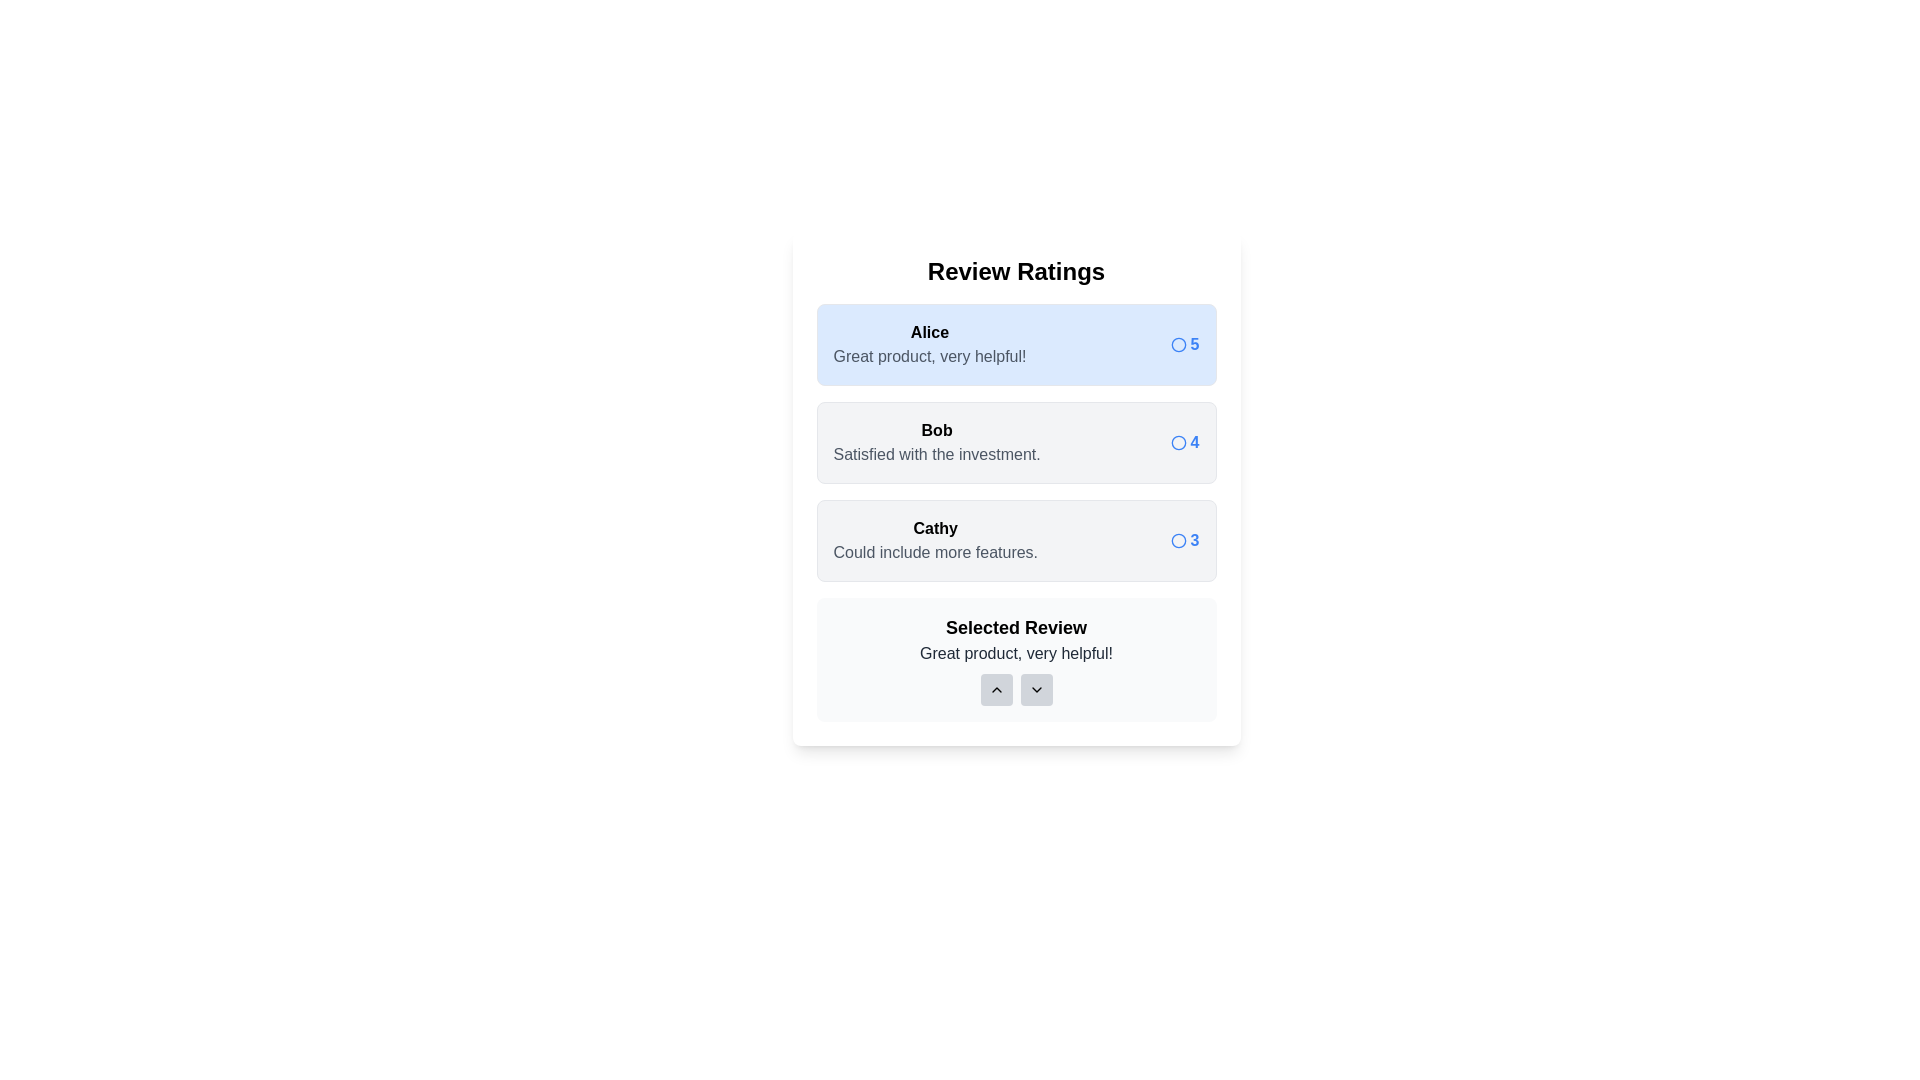  Describe the element at coordinates (1016, 442) in the screenshot. I see `the review with user name Bob` at that location.